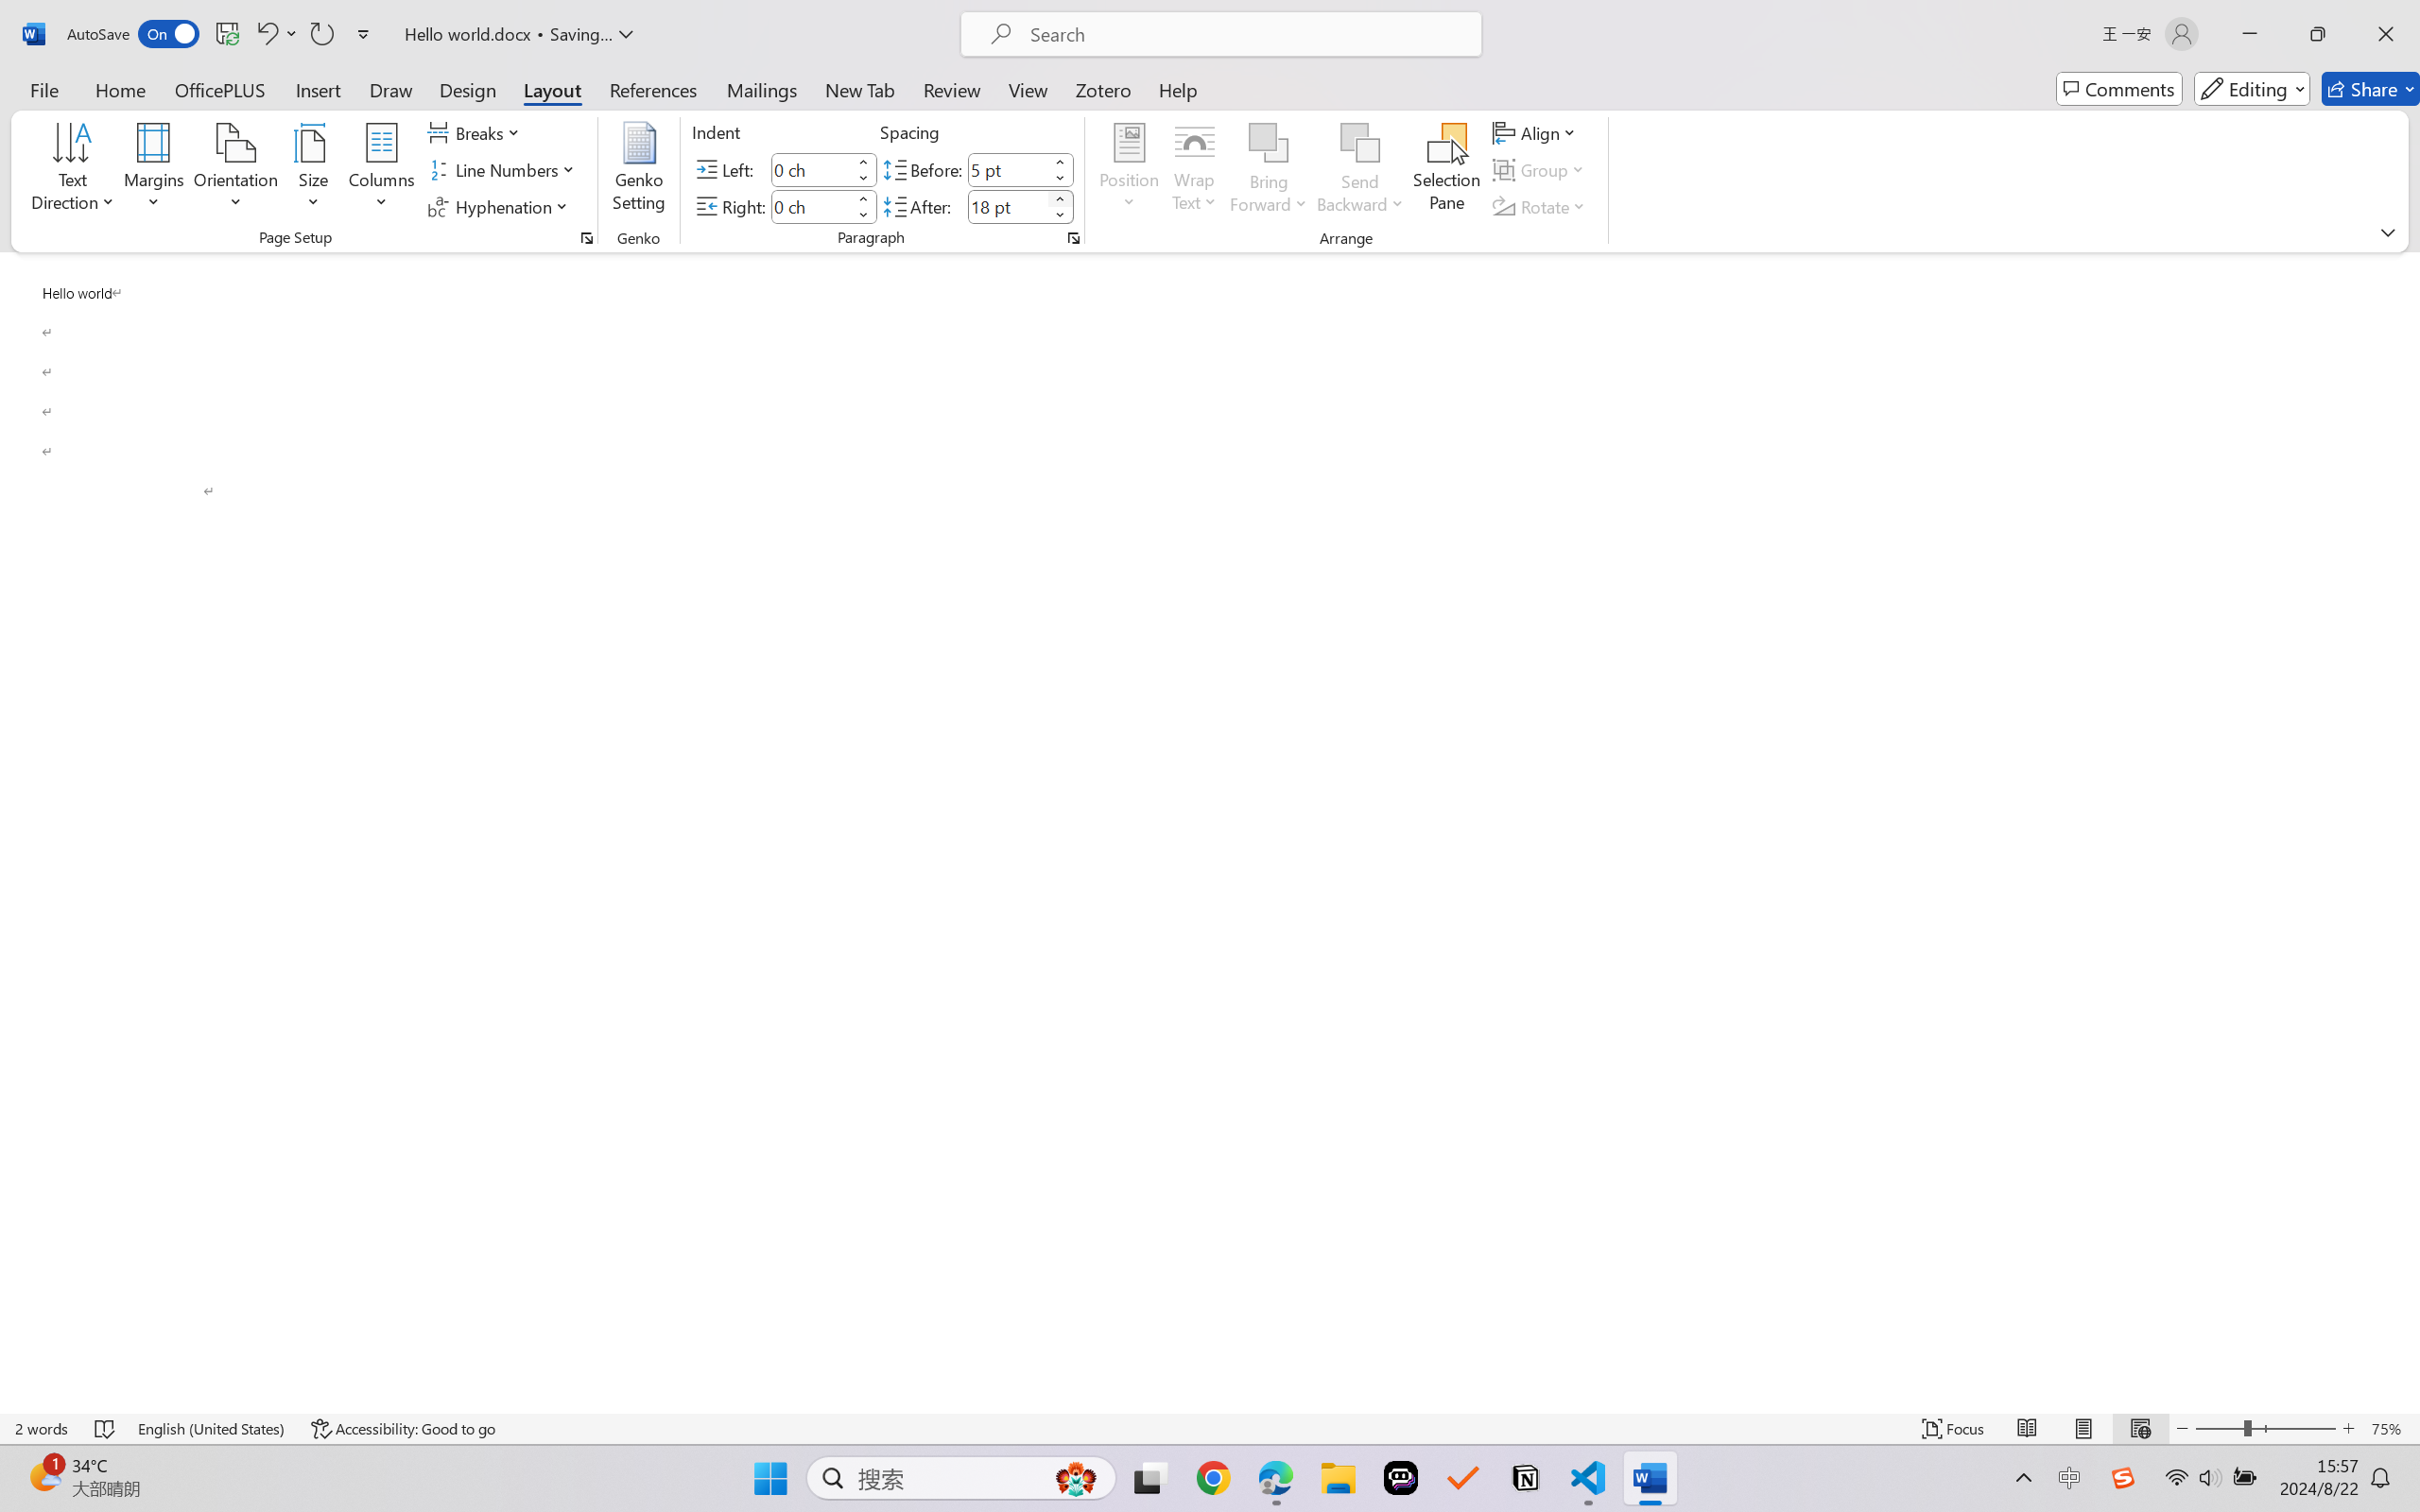 The image size is (2420, 1512). Describe the element at coordinates (402, 1428) in the screenshot. I see `'Accessibility Checker Accessibility: Good to go'` at that location.